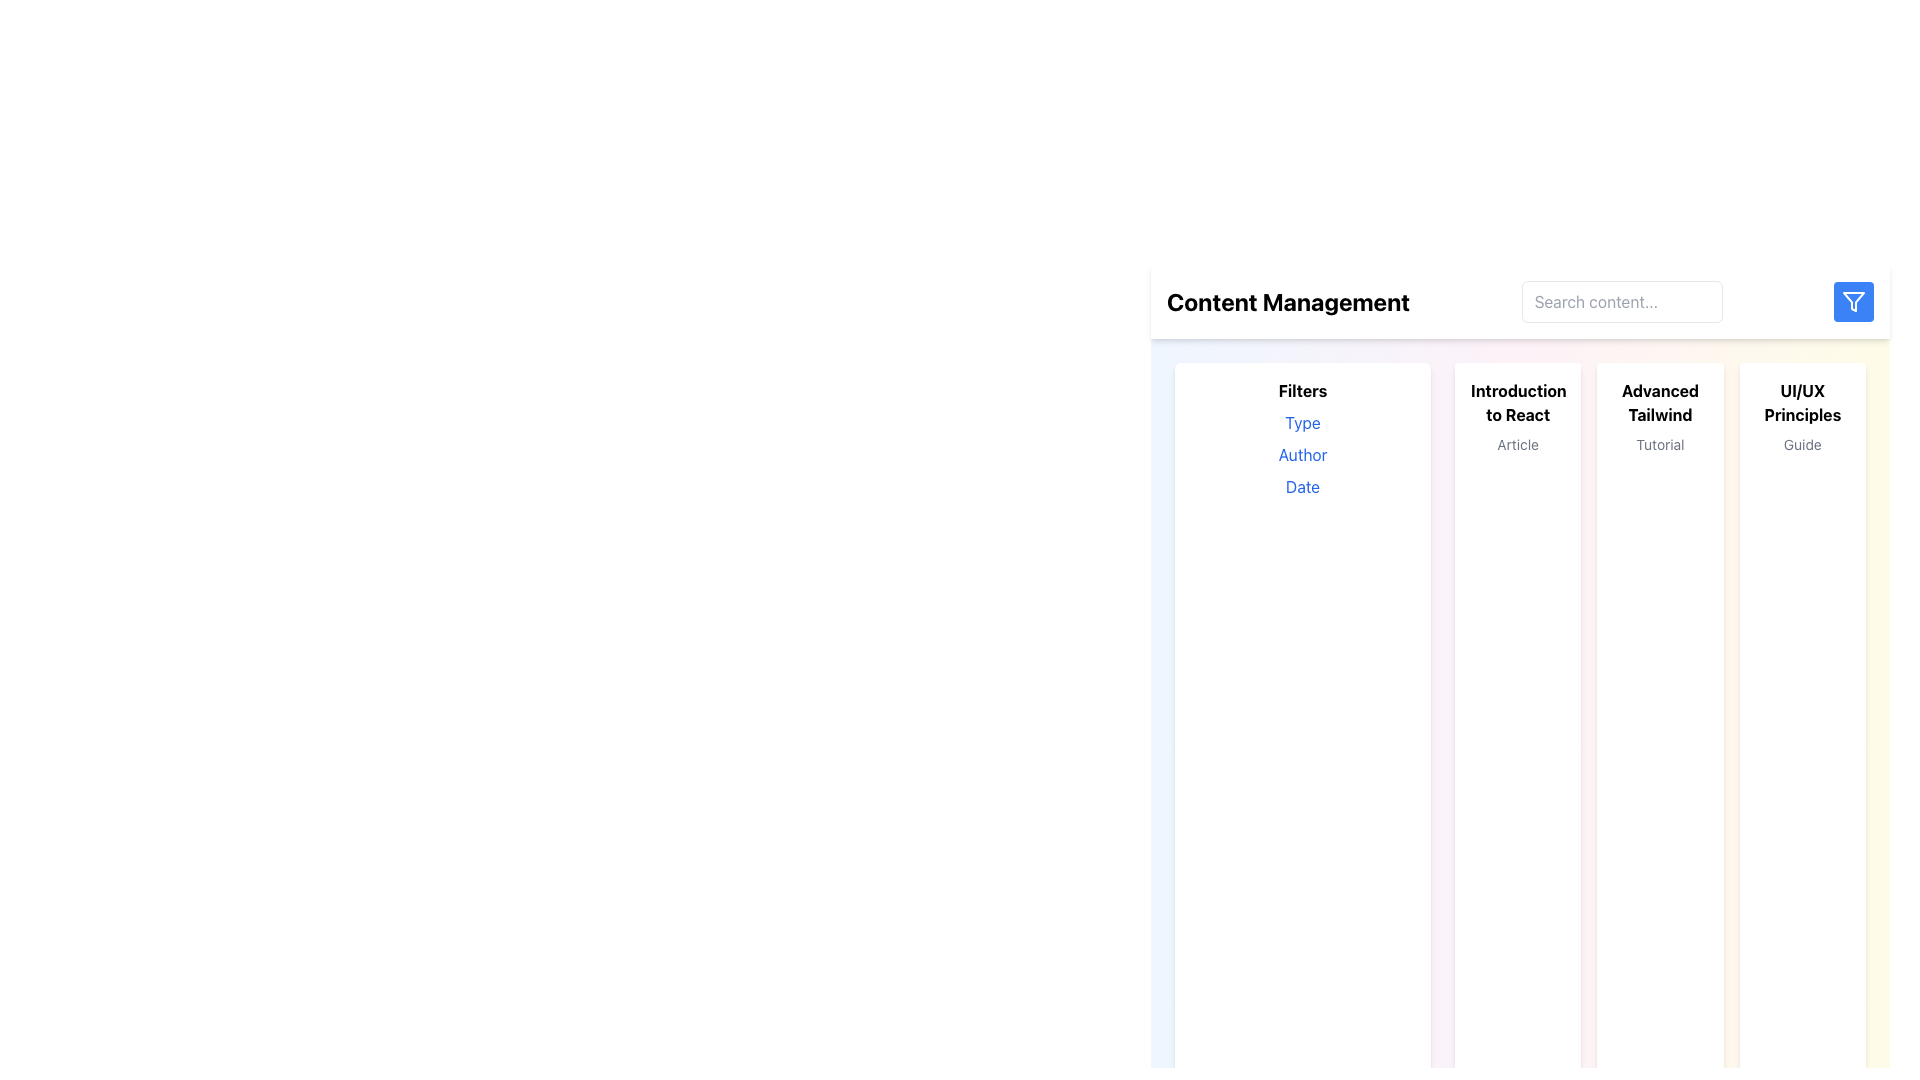 The image size is (1920, 1080). What do you see at coordinates (1852, 301) in the screenshot?
I see `the white funnel-shaped icon within the blue circular button located at the top-right corner of the interface` at bounding box center [1852, 301].